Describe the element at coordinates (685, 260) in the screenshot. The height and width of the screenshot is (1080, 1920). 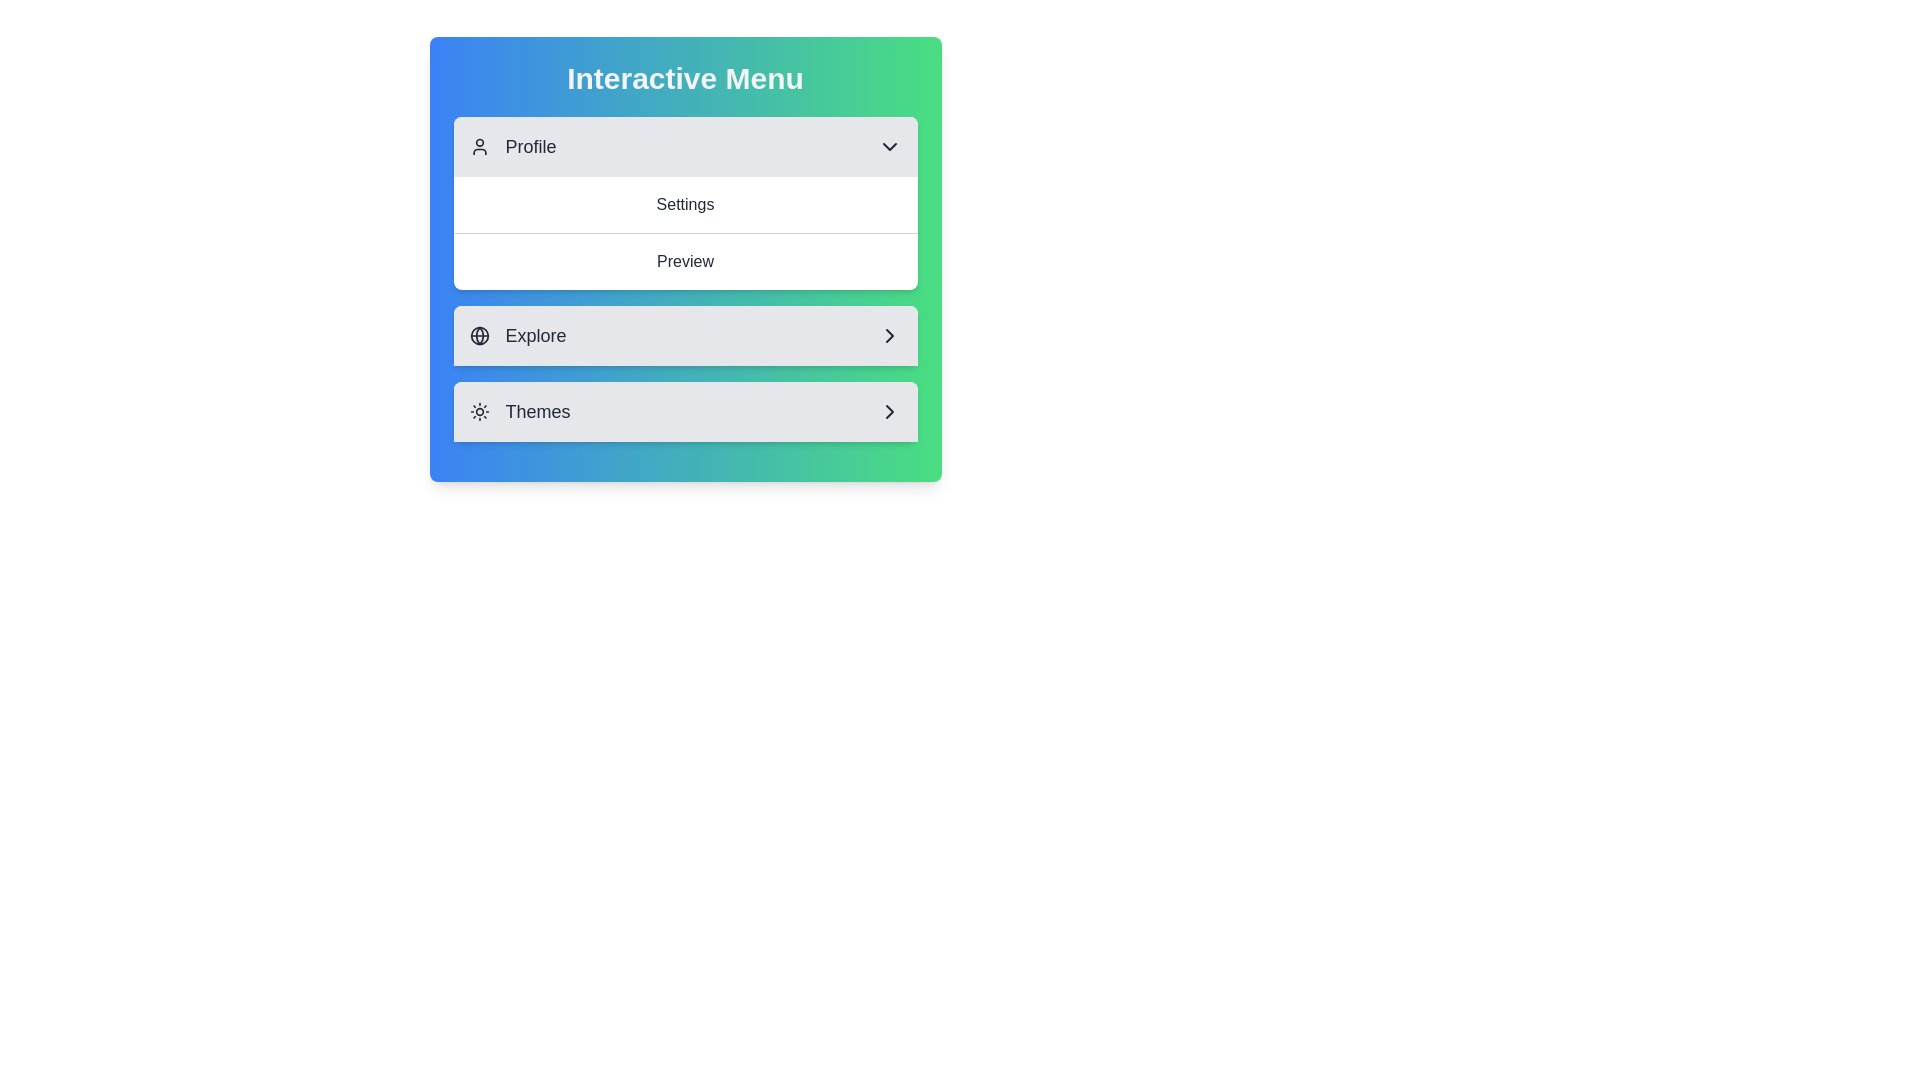
I see `the menu item Preview under the 'Profile' section` at that location.